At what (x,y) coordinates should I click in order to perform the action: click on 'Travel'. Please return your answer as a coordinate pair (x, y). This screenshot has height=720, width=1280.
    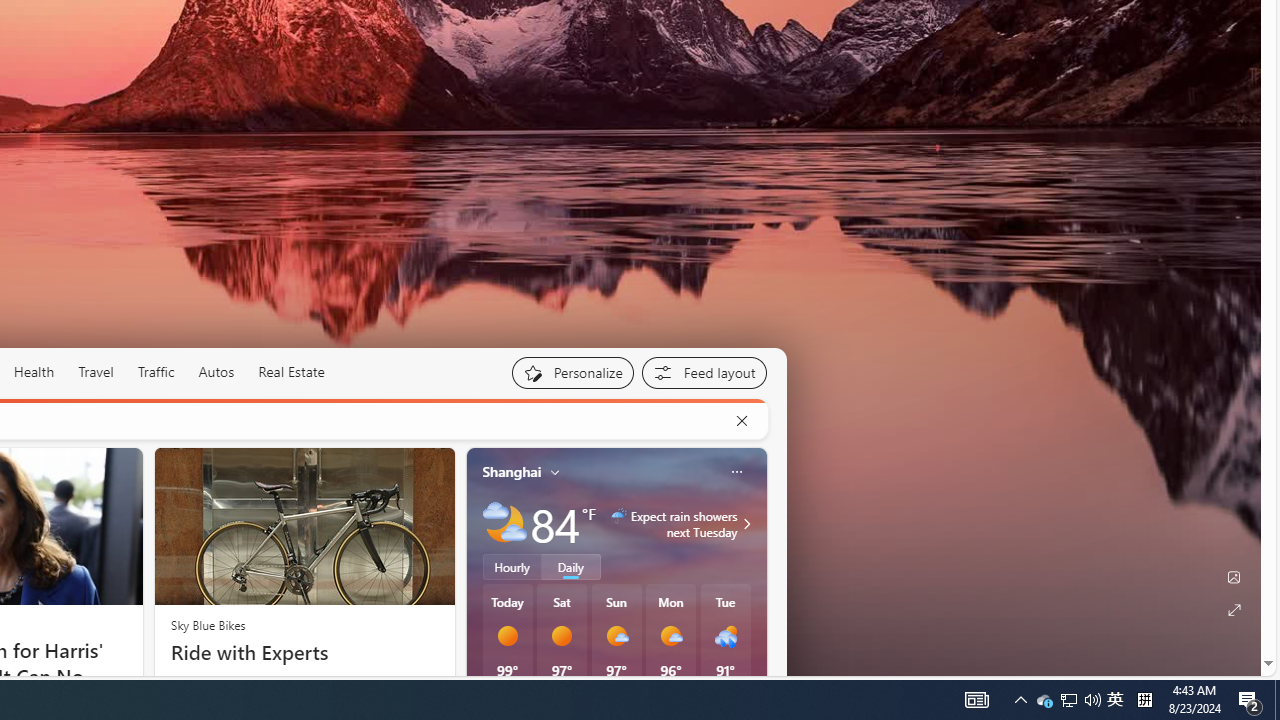
    Looking at the image, I should click on (95, 371).